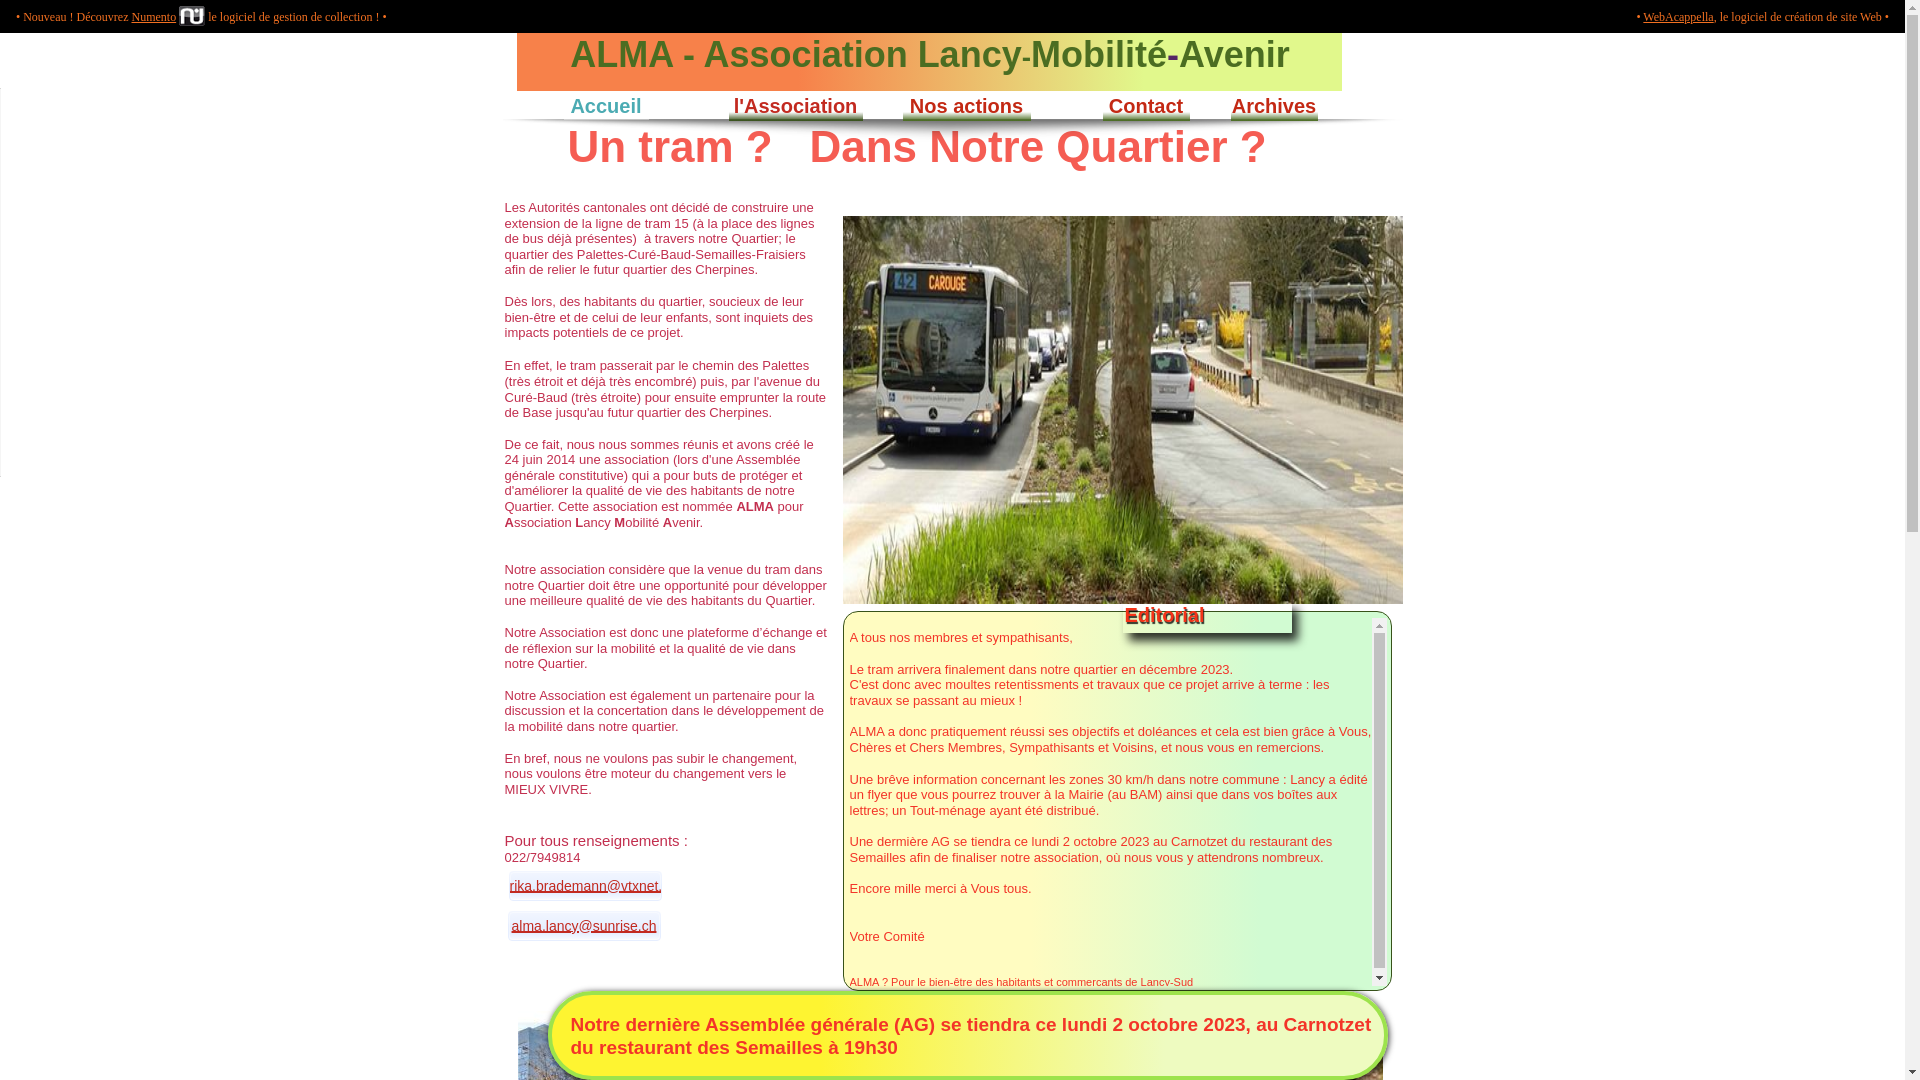  I want to click on 'l'Association', so click(794, 105).